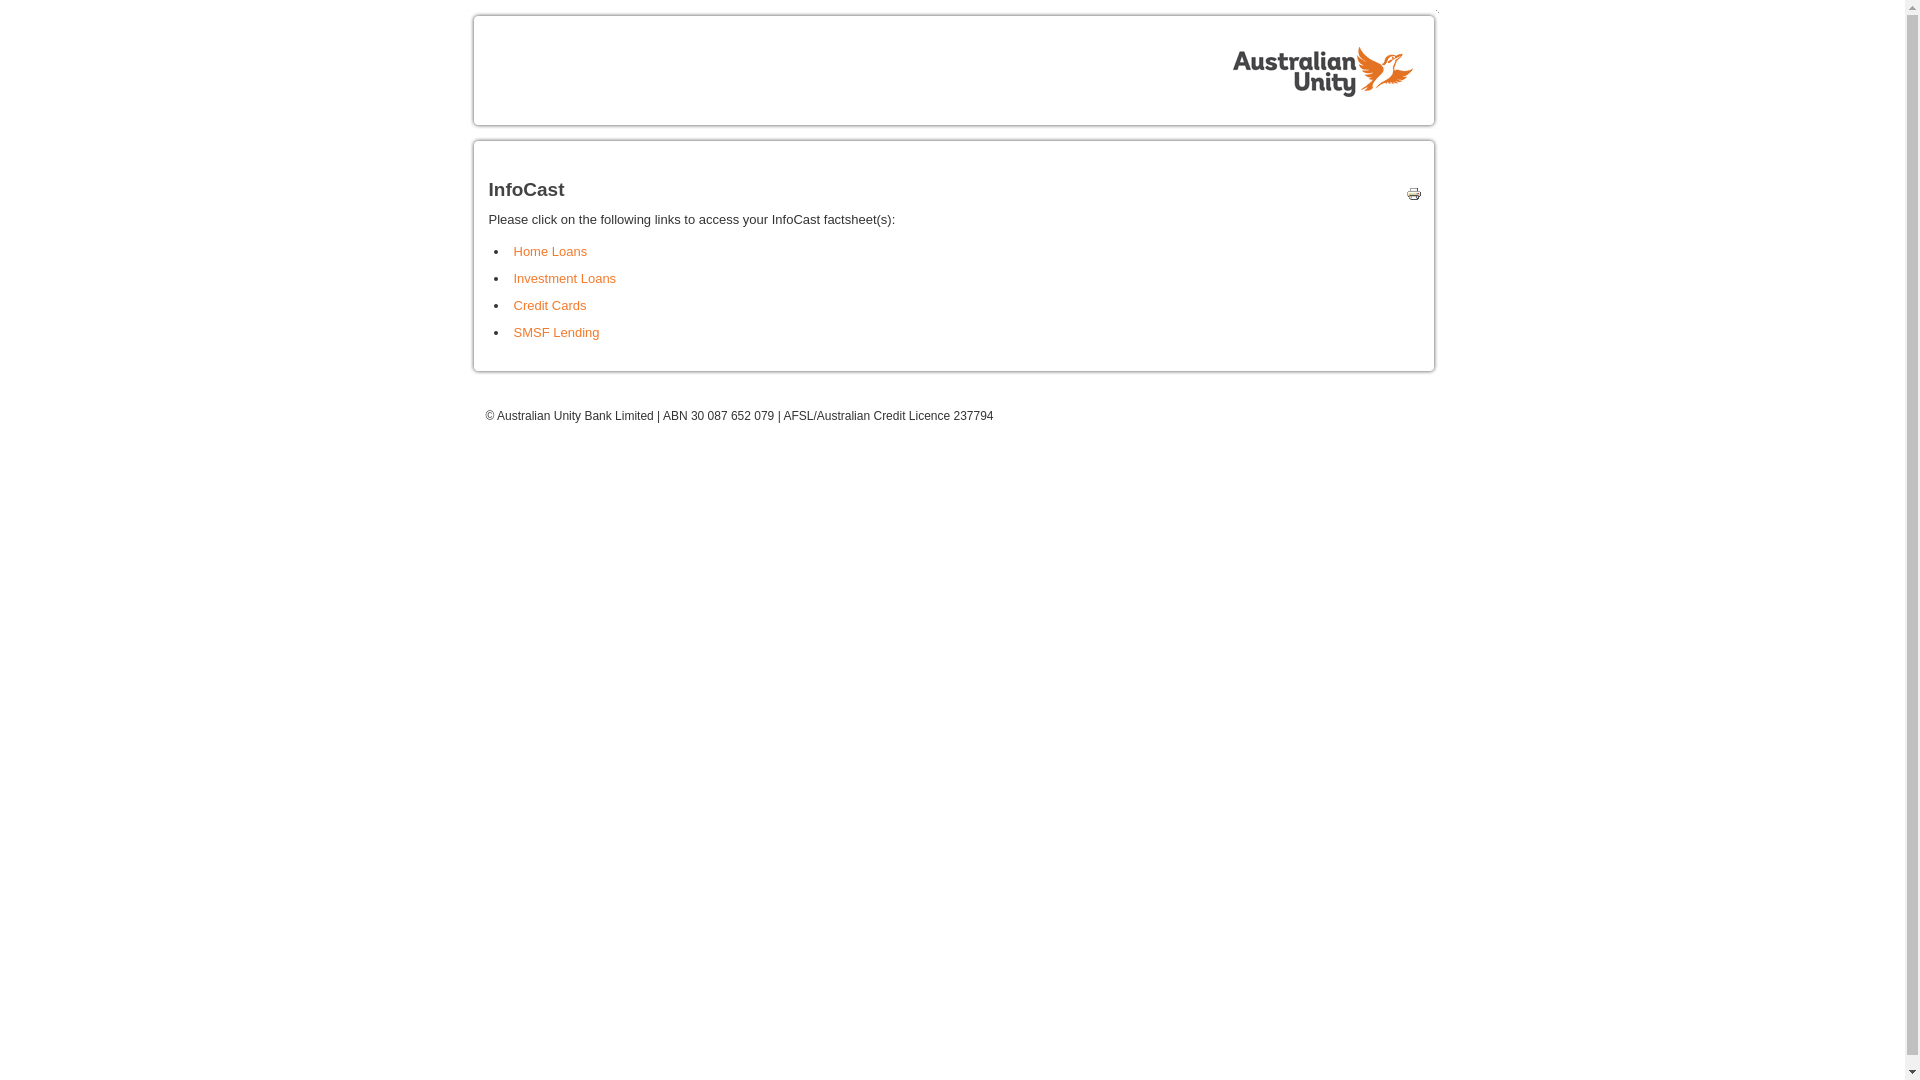 This screenshot has height=1080, width=1920. Describe the element at coordinates (556, 331) in the screenshot. I see `'SMSF Lending'` at that location.